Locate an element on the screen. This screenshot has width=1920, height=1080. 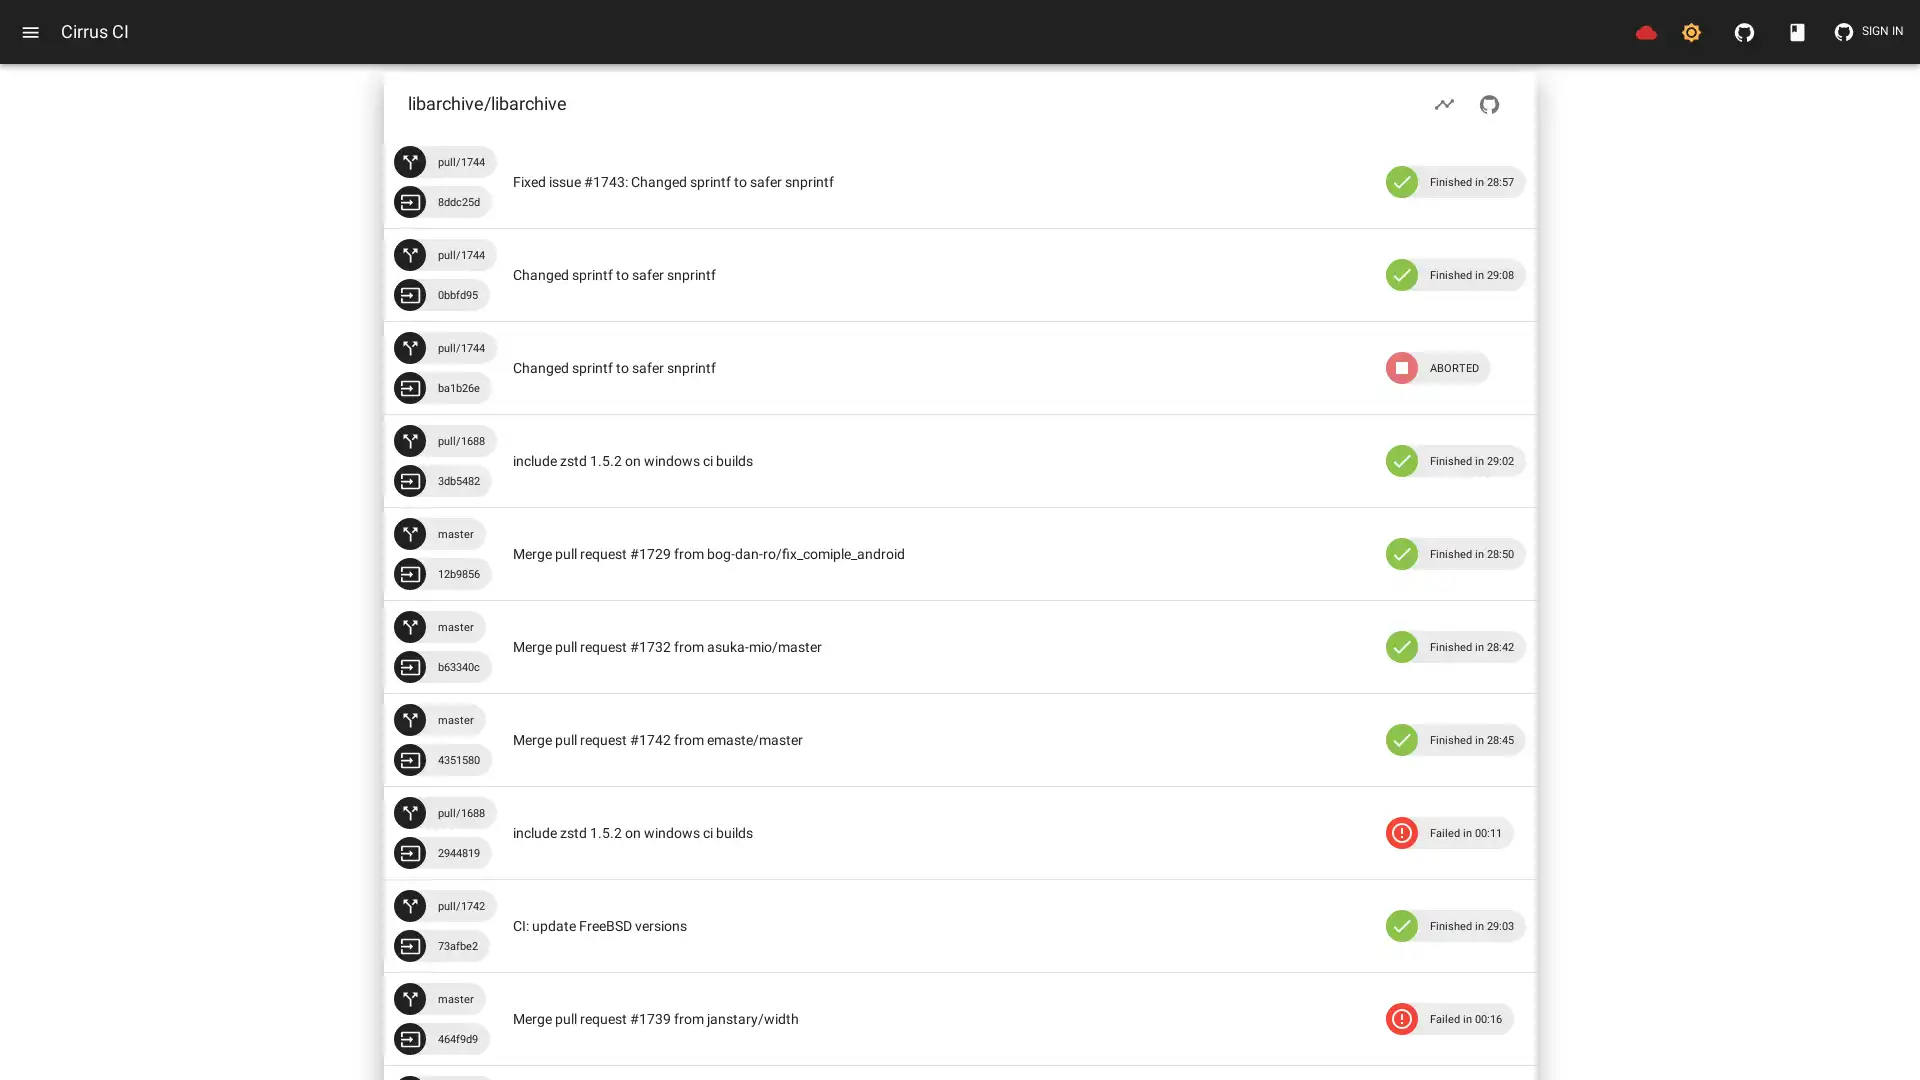
master is located at coordinates (439, 626).